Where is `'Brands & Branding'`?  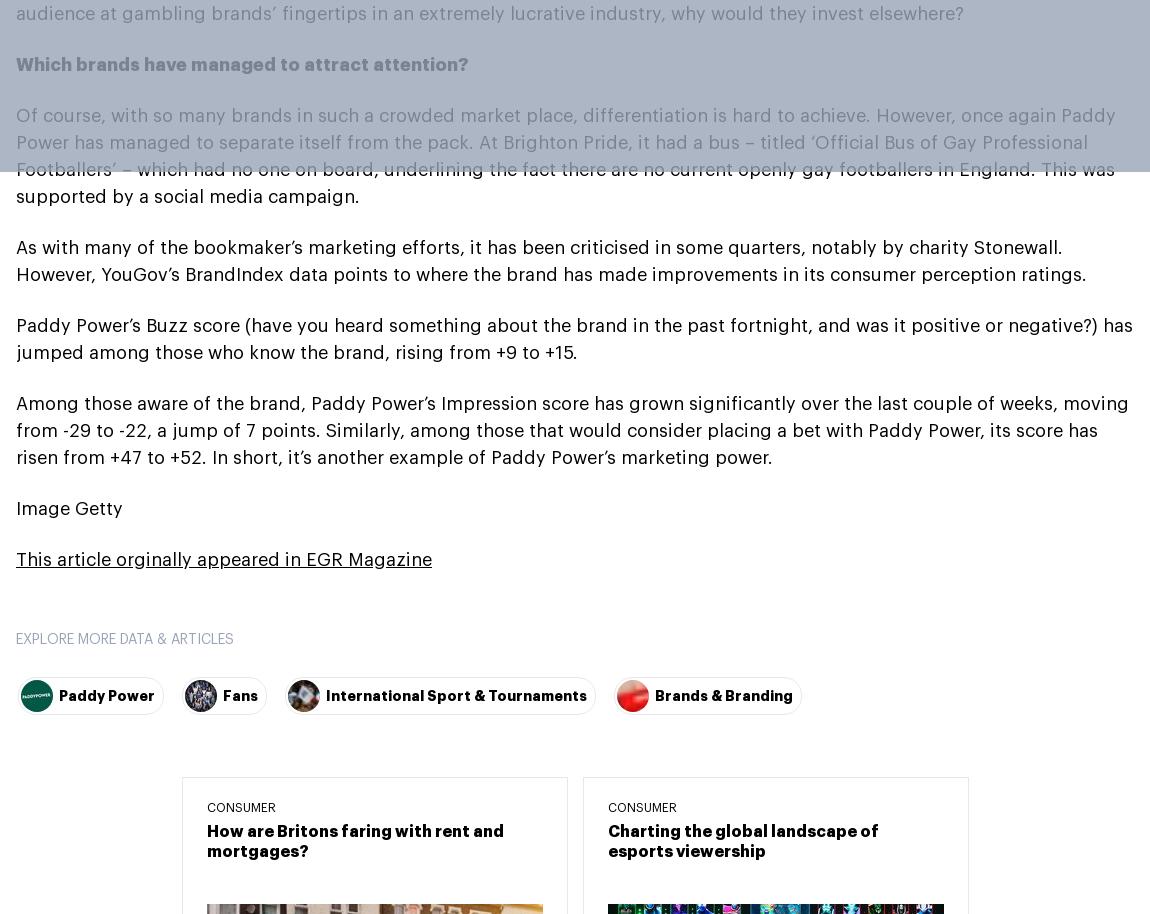 'Brands & Branding' is located at coordinates (723, 694).